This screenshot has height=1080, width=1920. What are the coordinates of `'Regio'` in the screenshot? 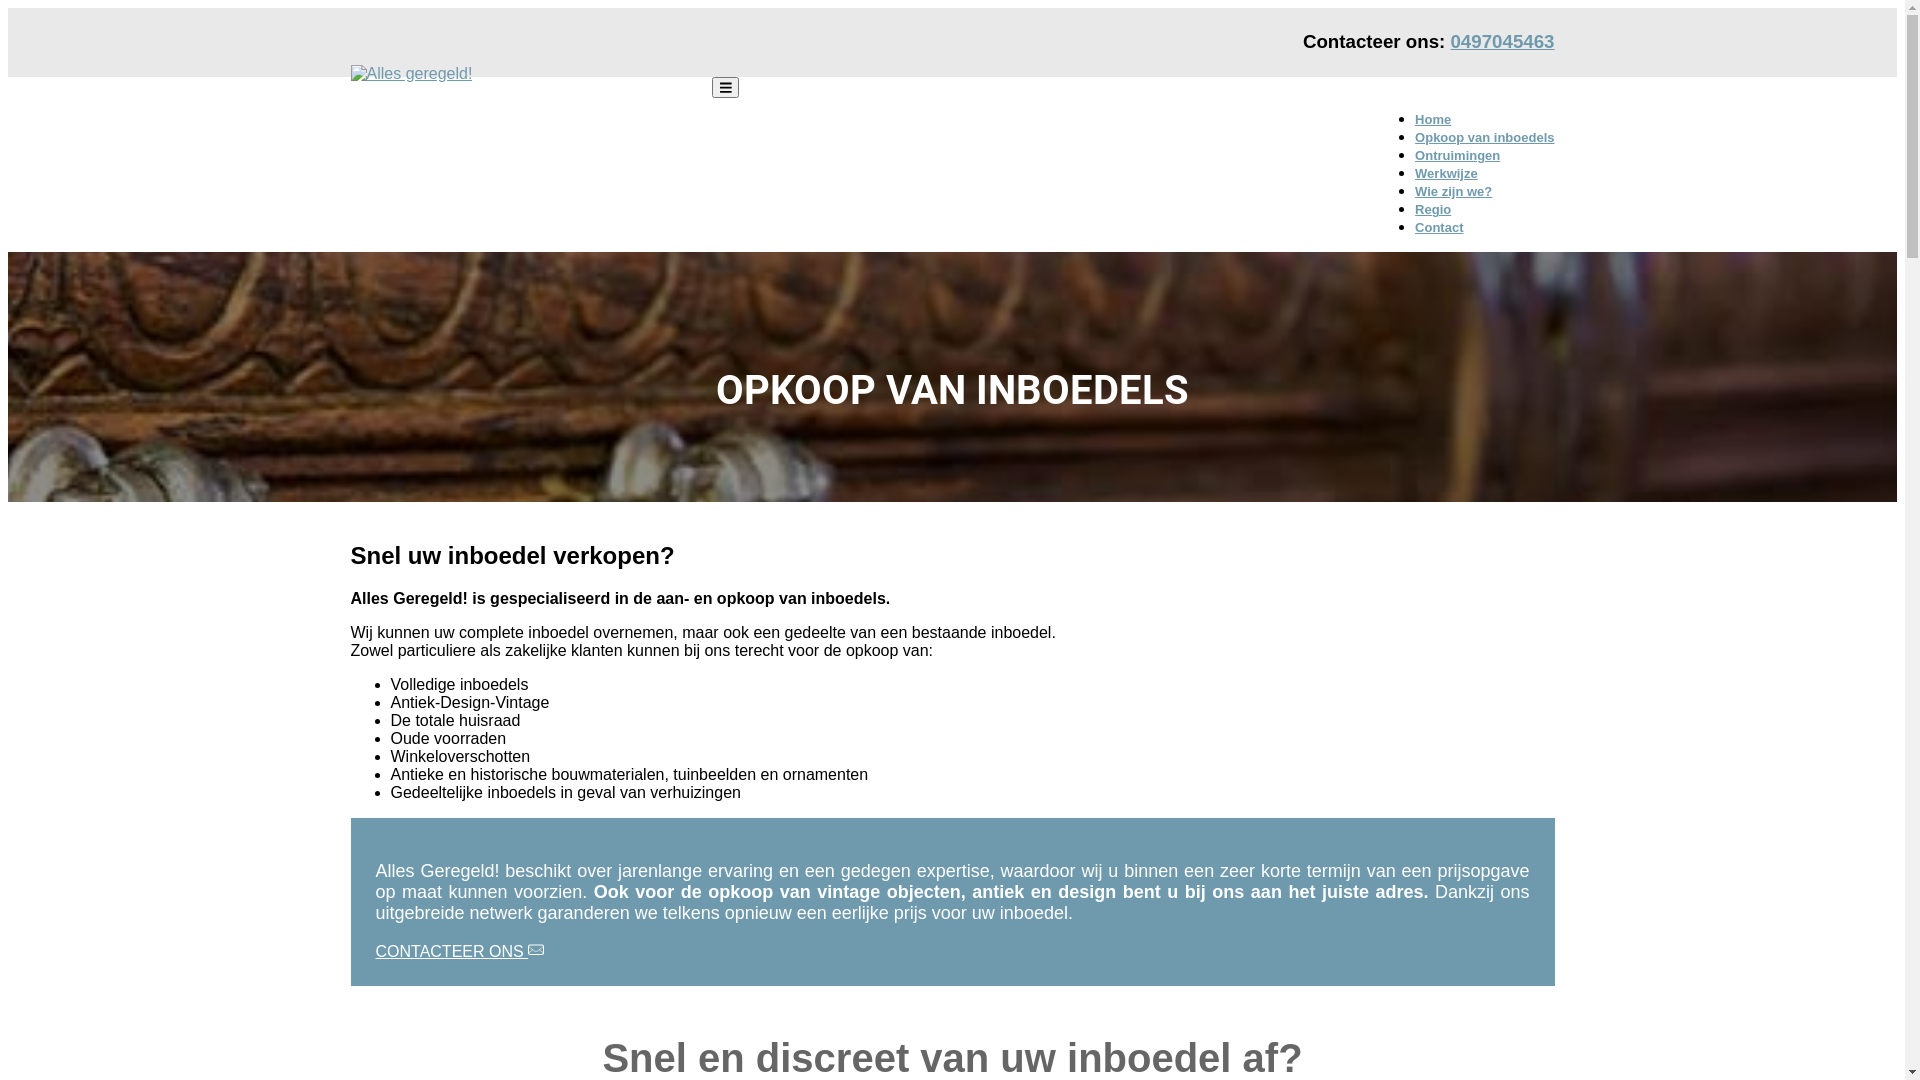 It's located at (1432, 209).